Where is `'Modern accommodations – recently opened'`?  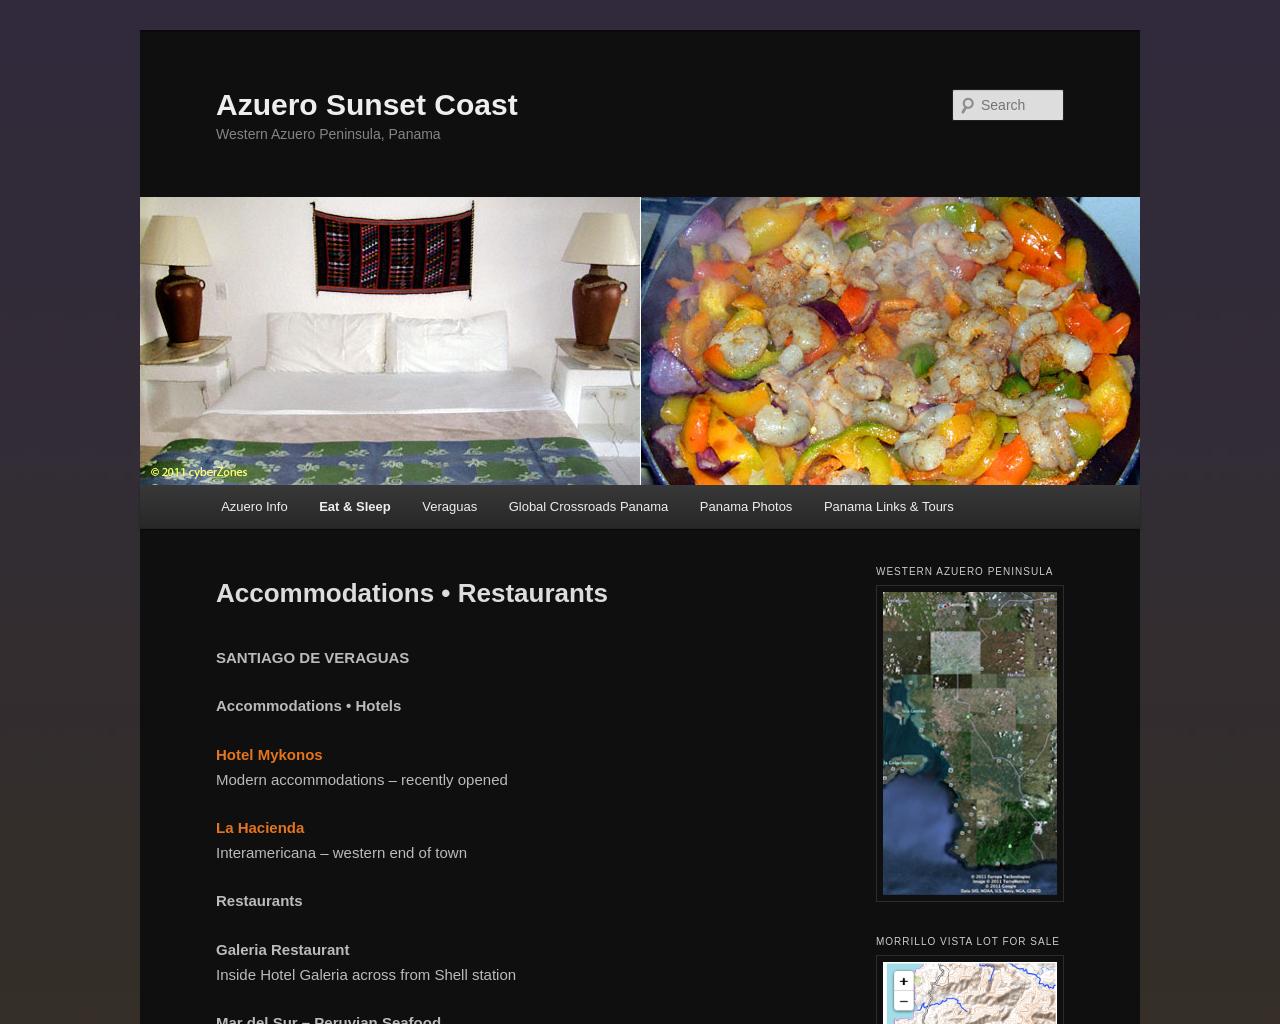
'Modern accommodations – recently opened' is located at coordinates (361, 778).